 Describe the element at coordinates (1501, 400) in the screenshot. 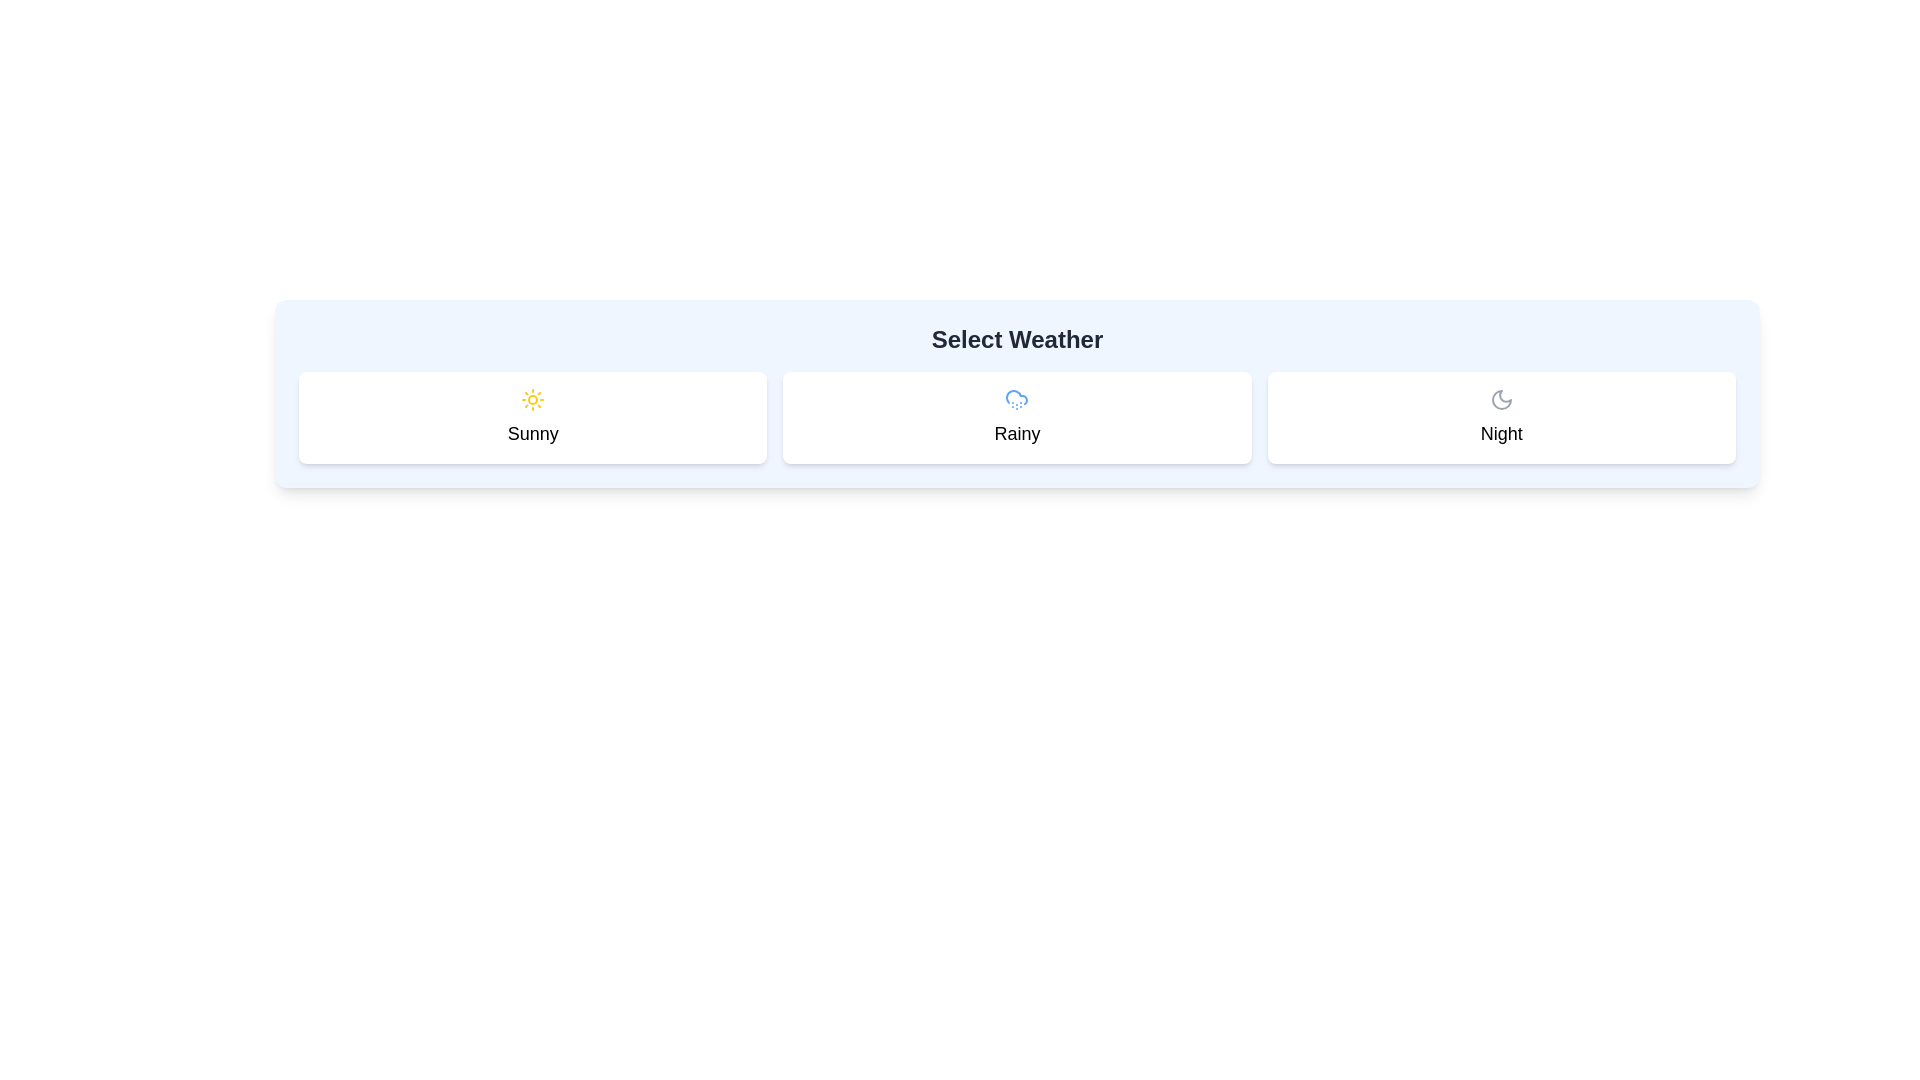

I see `the nighttime icon located in the third box labeled 'Night'` at that location.